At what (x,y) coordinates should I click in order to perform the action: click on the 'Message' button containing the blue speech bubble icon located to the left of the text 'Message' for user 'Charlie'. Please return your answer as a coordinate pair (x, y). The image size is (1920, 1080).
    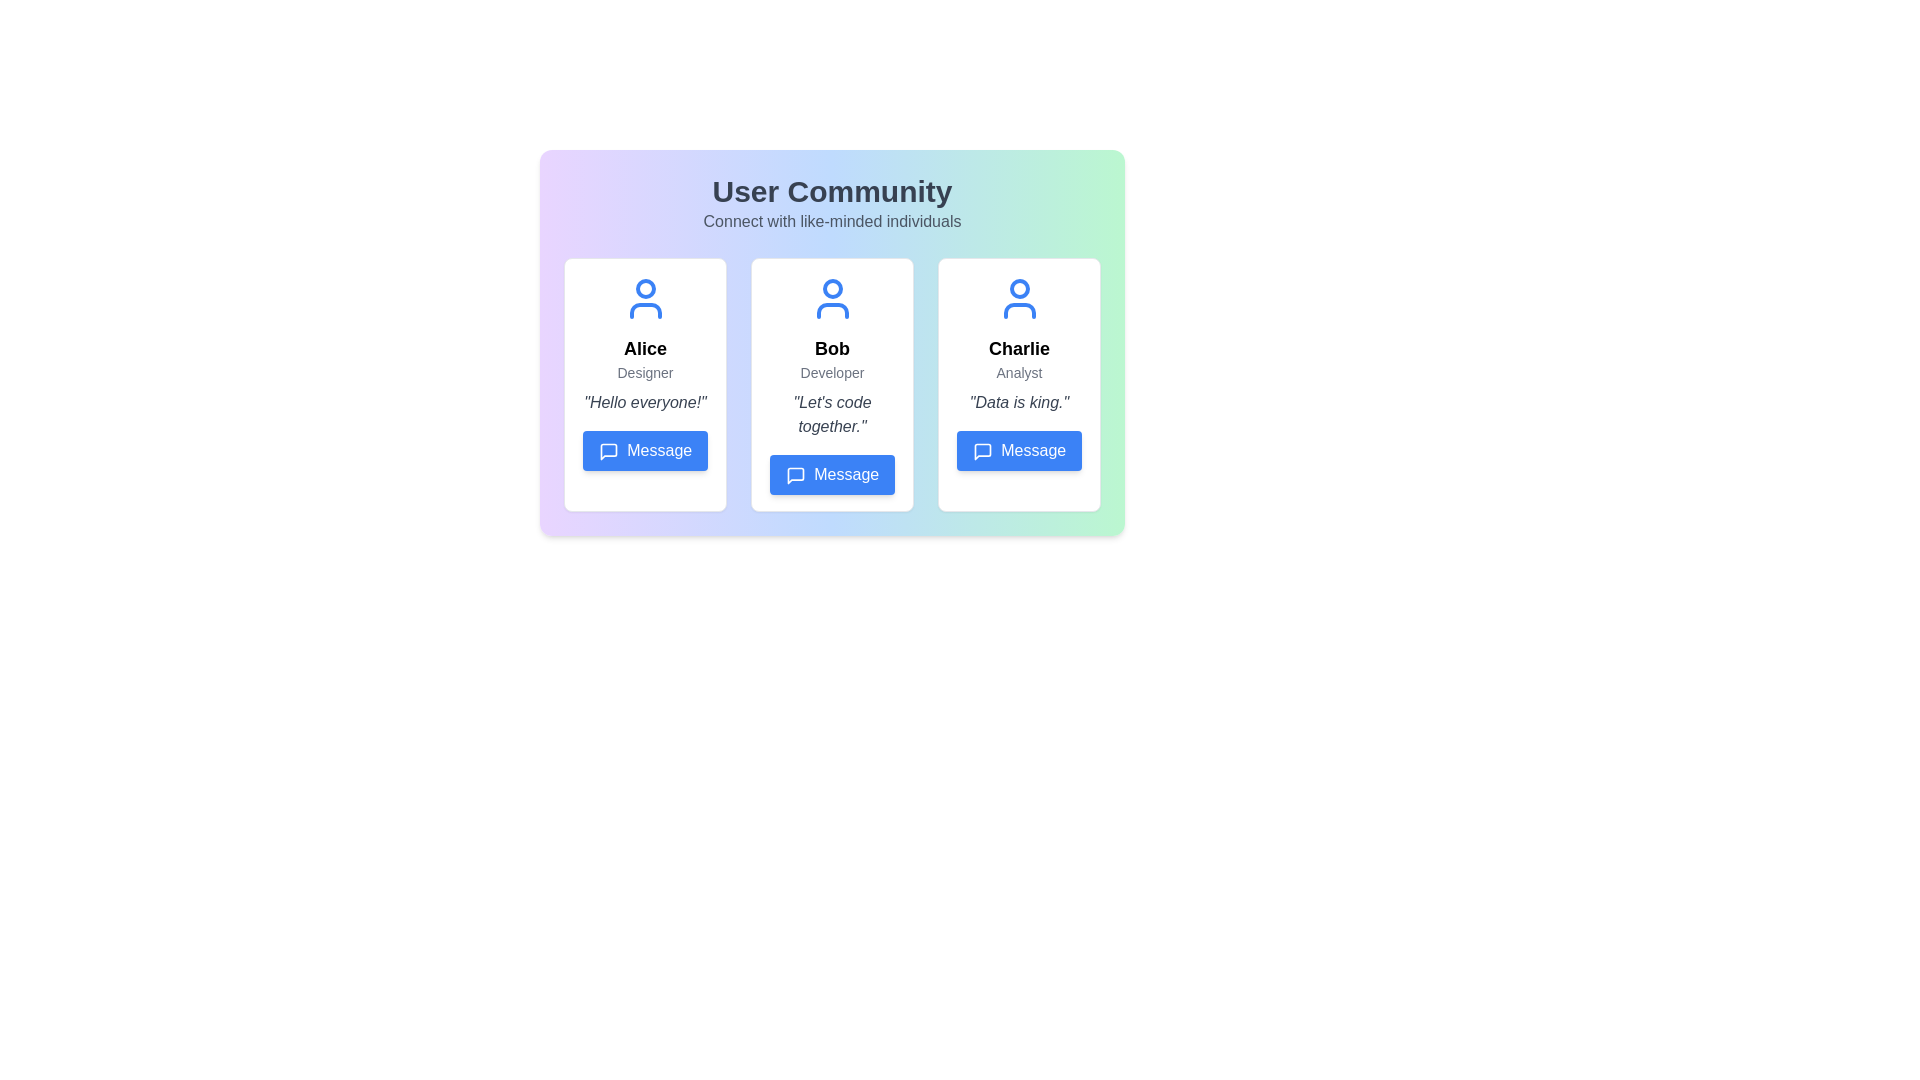
    Looking at the image, I should click on (982, 451).